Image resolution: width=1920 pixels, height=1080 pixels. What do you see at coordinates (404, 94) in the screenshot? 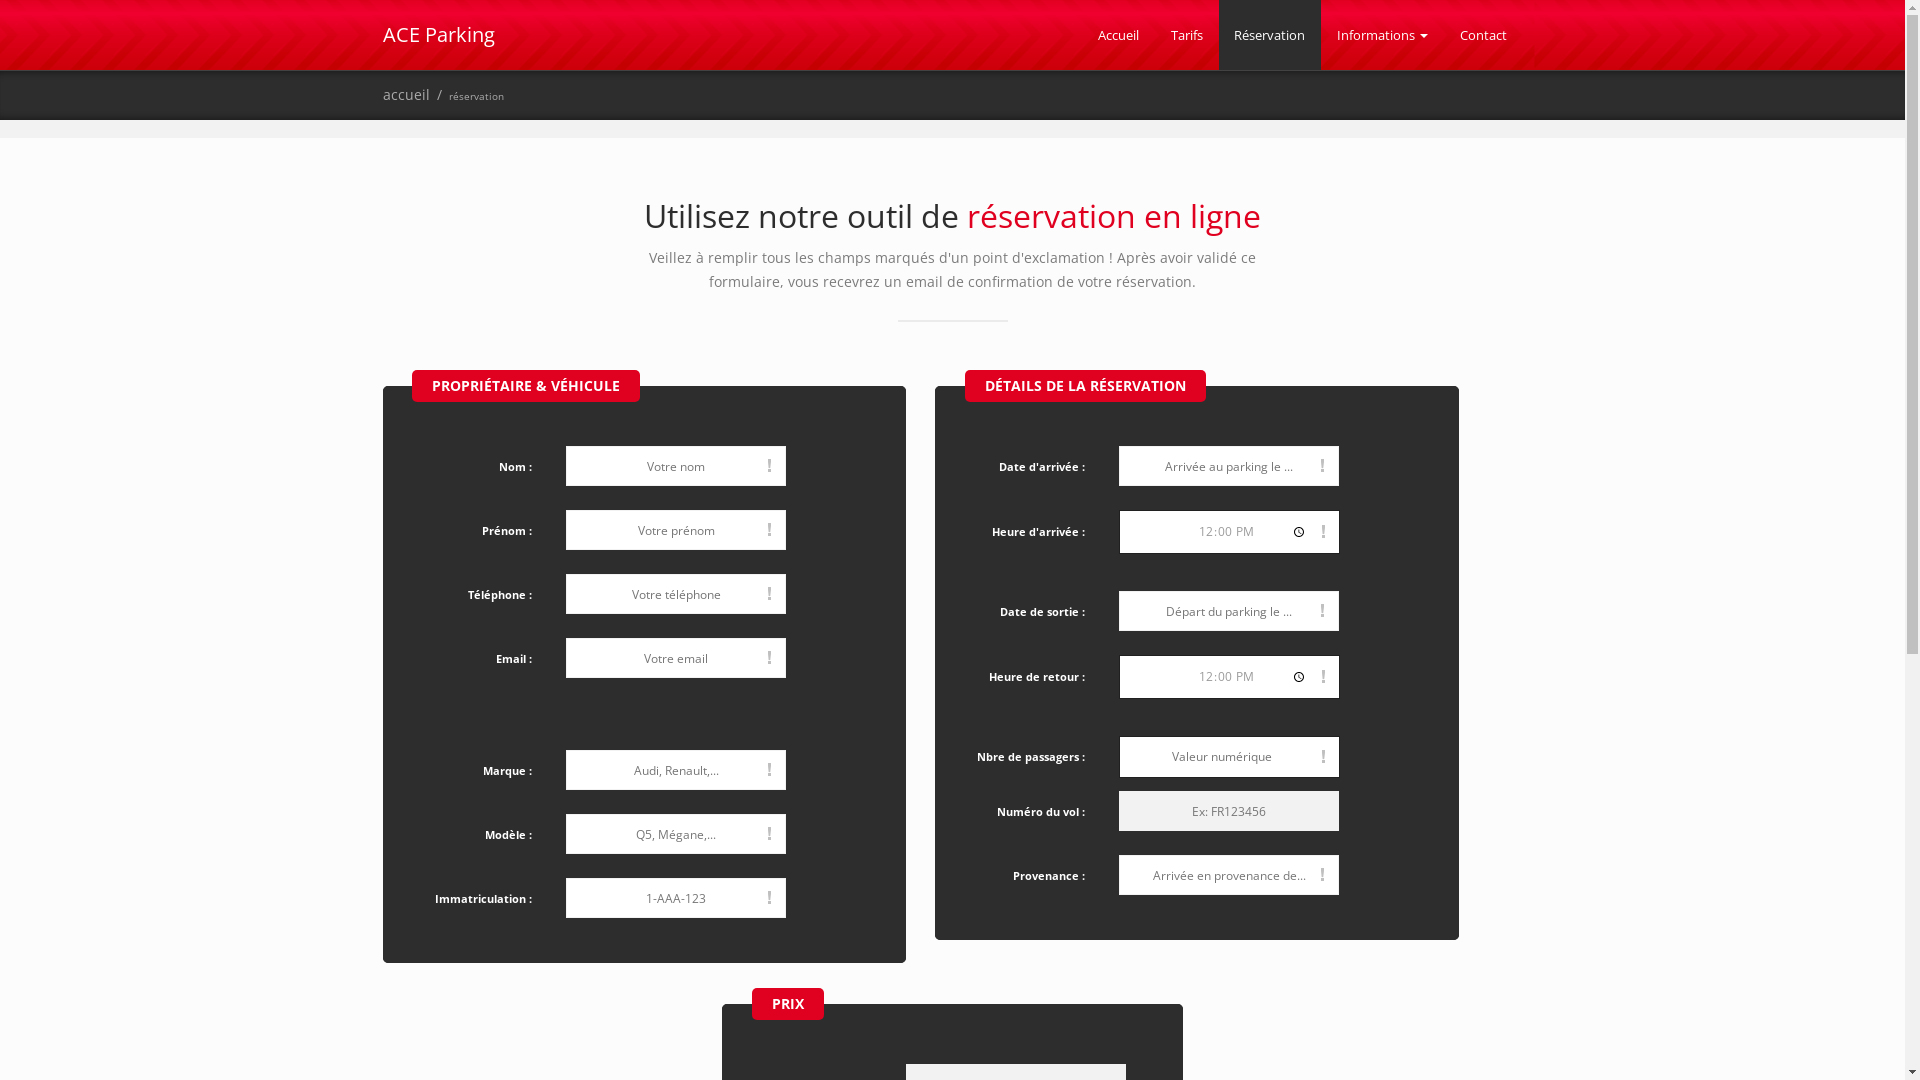
I see `'accueil'` at bounding box center [404, 94].